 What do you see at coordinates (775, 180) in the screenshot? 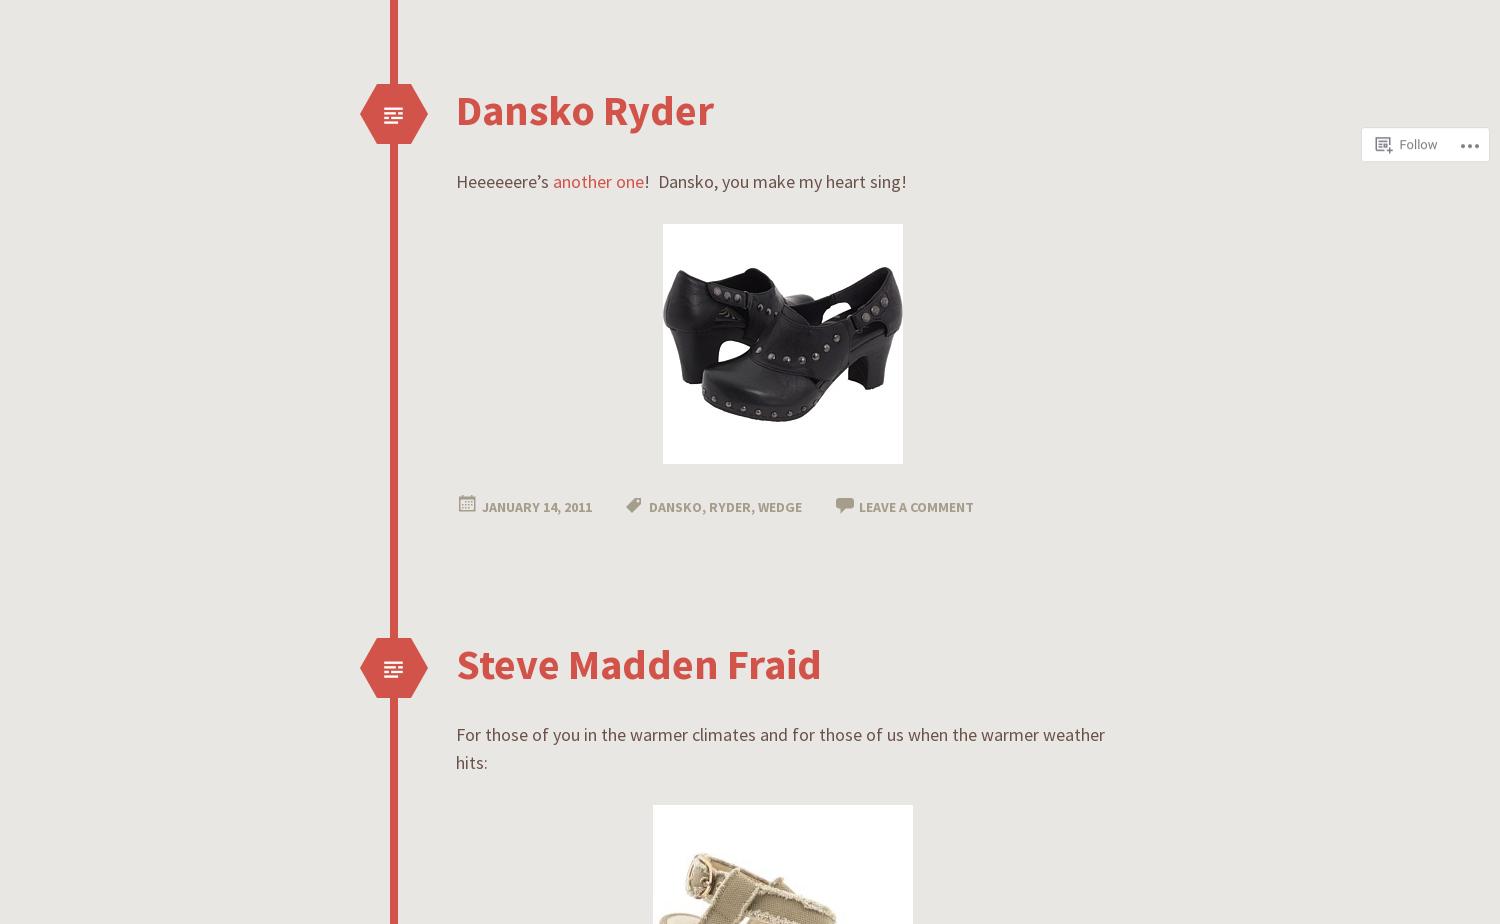
I see `'!  Dansko, you make my heart sing!'` at bounding box center [775, 180].